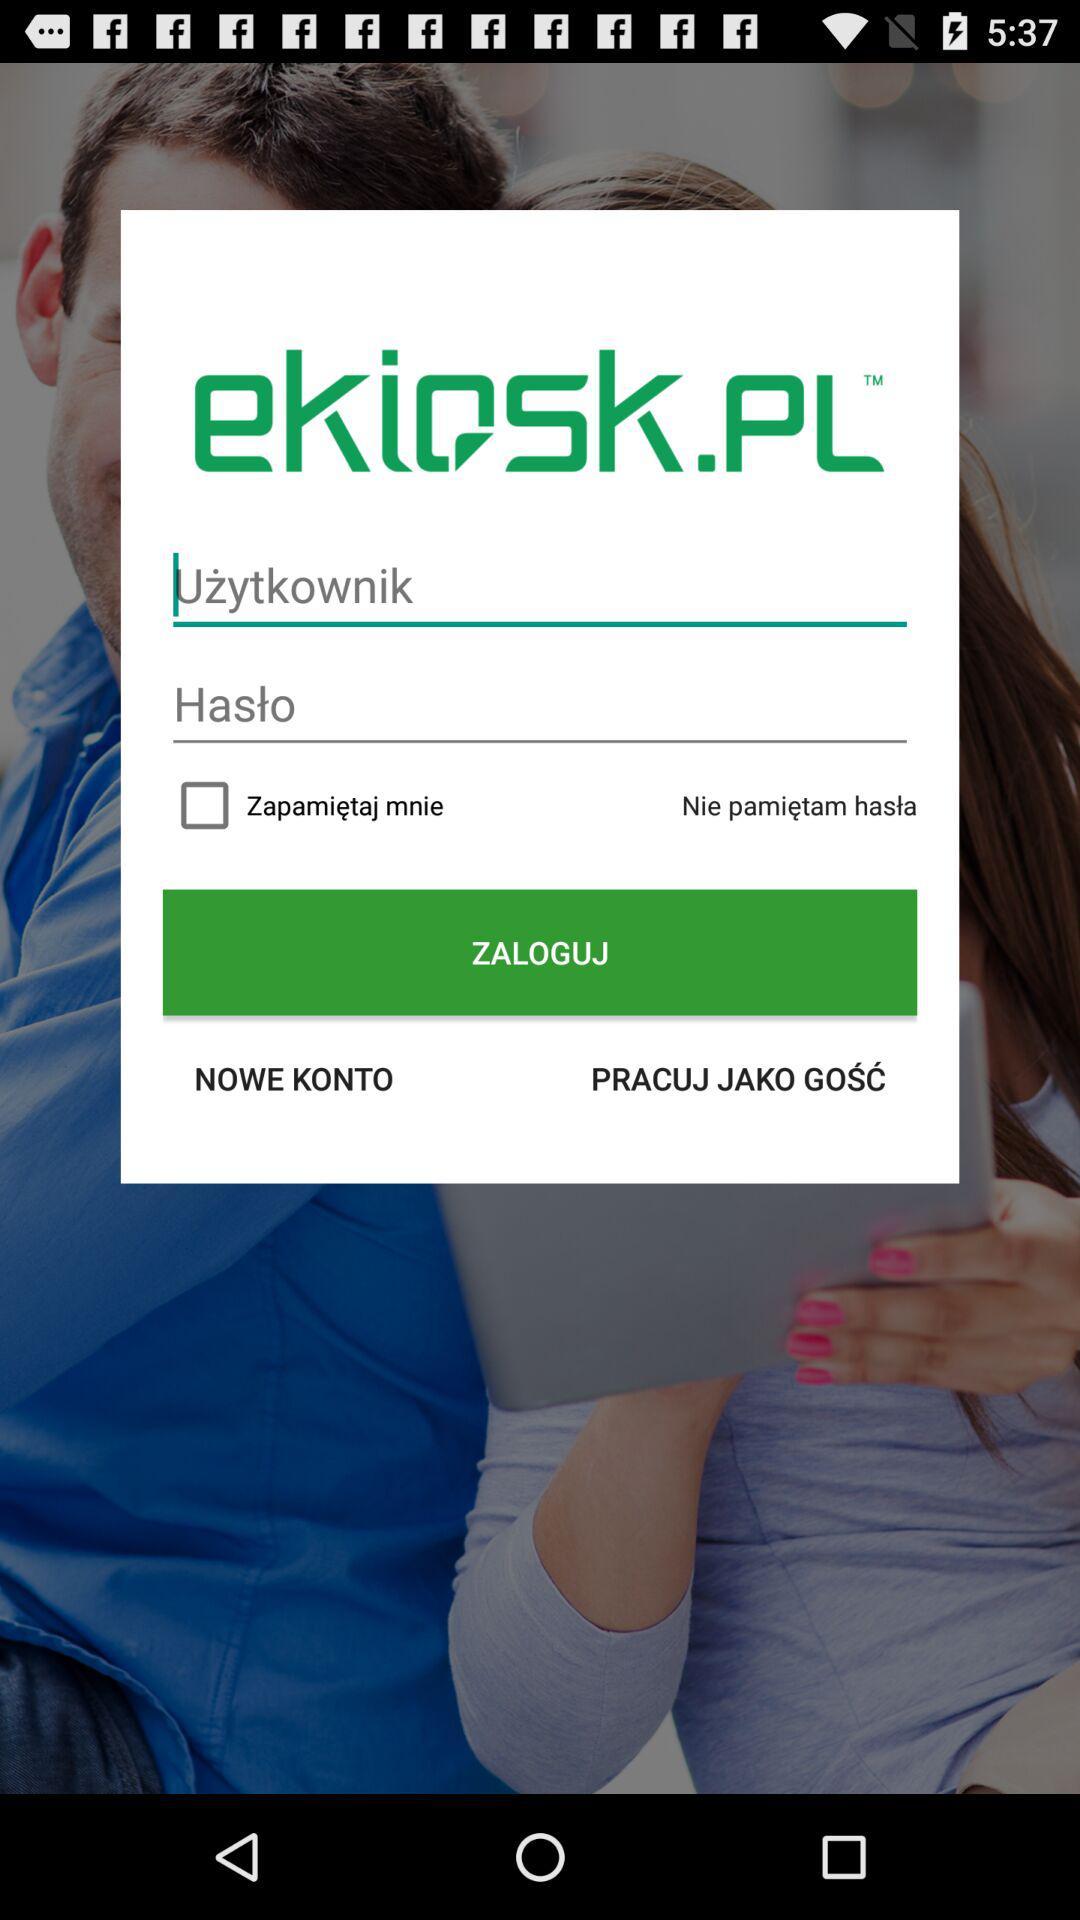 The width and height of the screenshot is (1080, 1920). What do you see at coordinates (293, 1077) in the screenshot?
I see `nowe konto icon` at bounding box center [293, 1077].